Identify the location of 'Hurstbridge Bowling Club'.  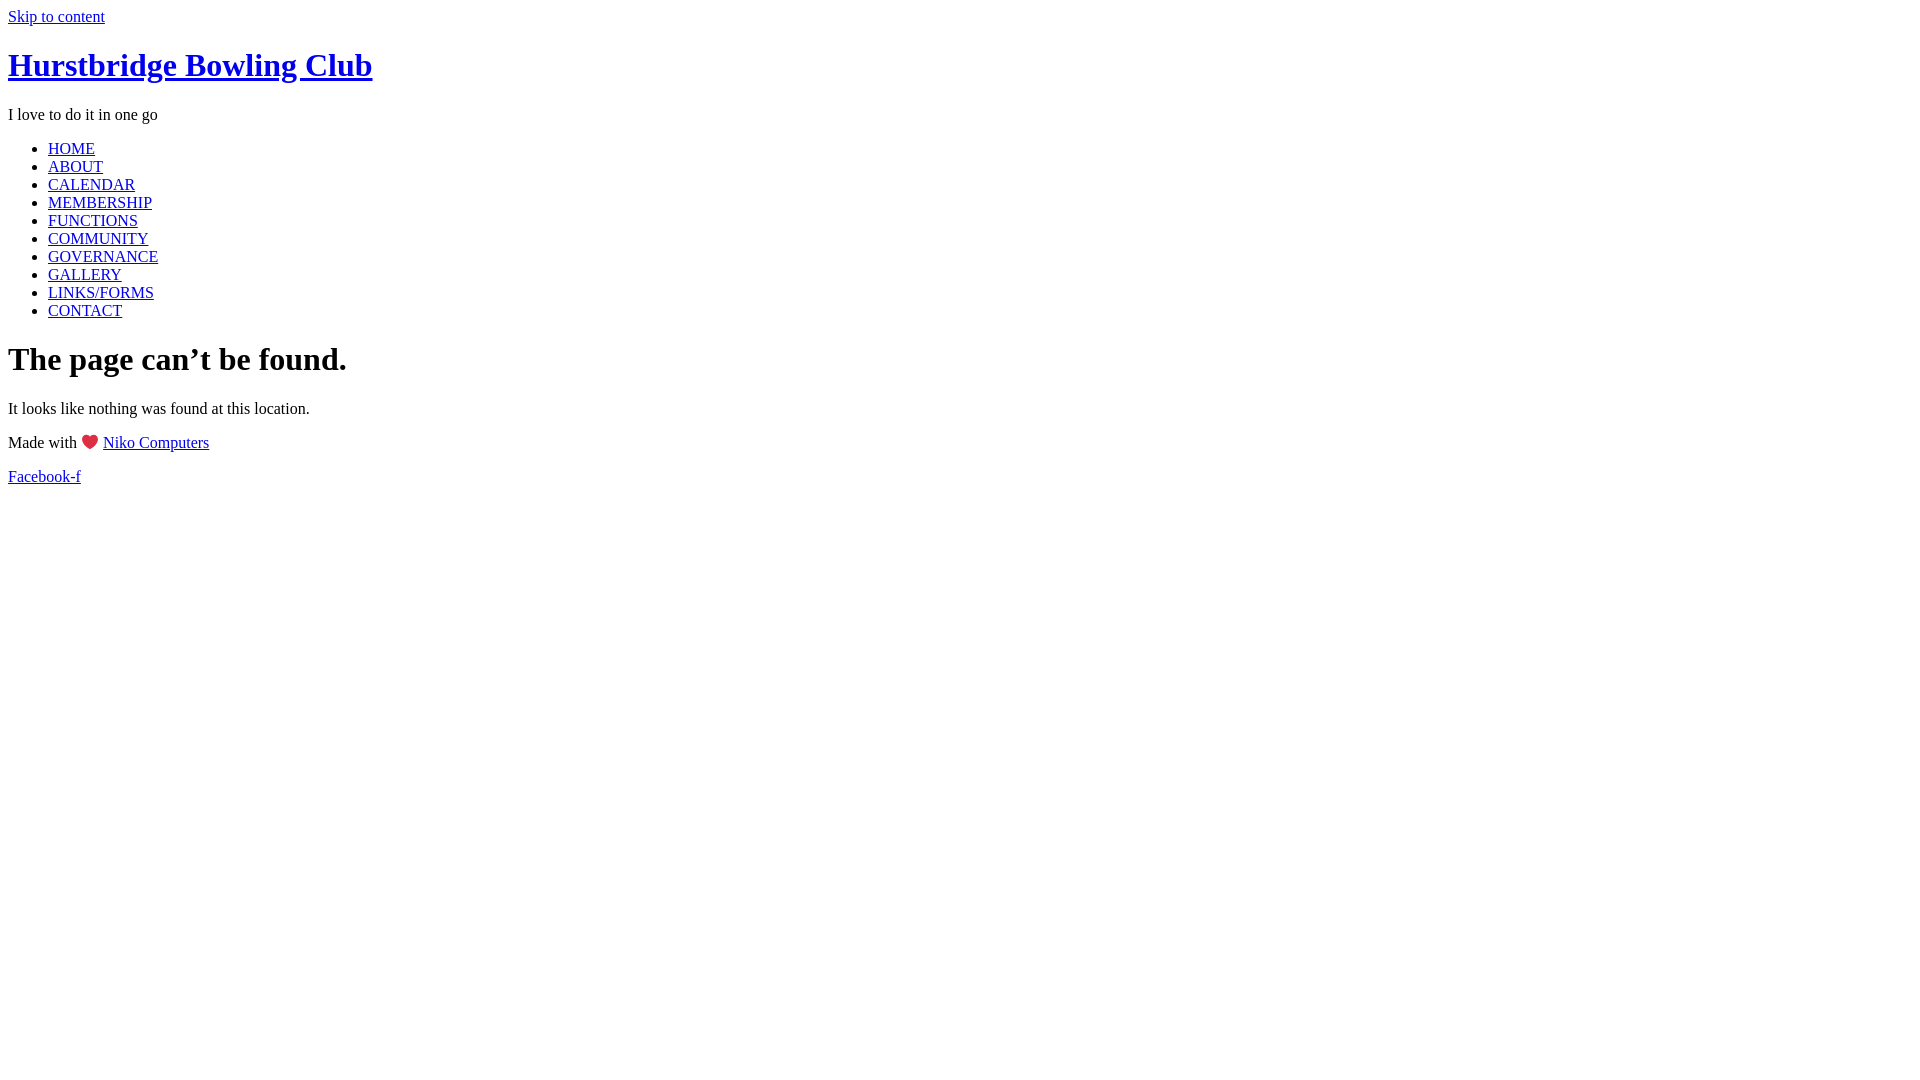
(190, 64).